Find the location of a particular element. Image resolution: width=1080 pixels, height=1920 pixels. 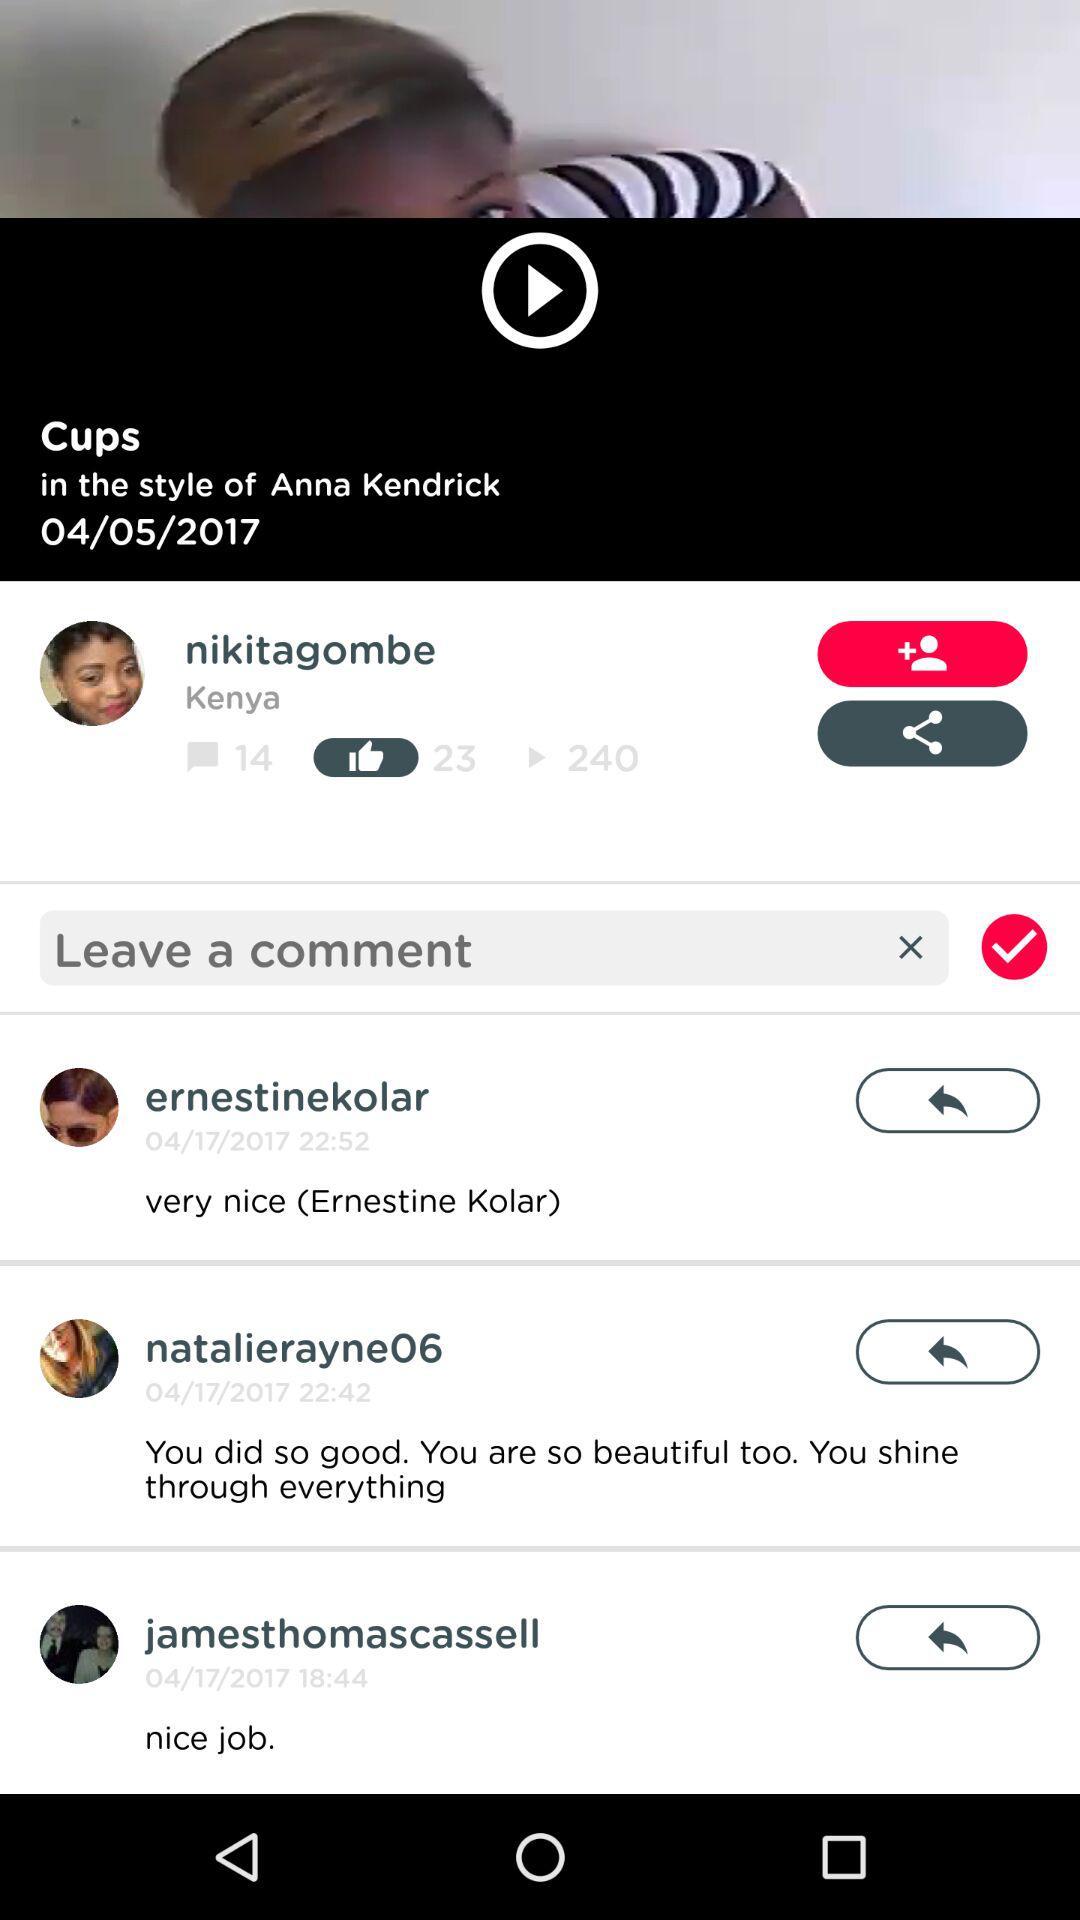

icon above nice job. is located at coordinates (947, 1637).